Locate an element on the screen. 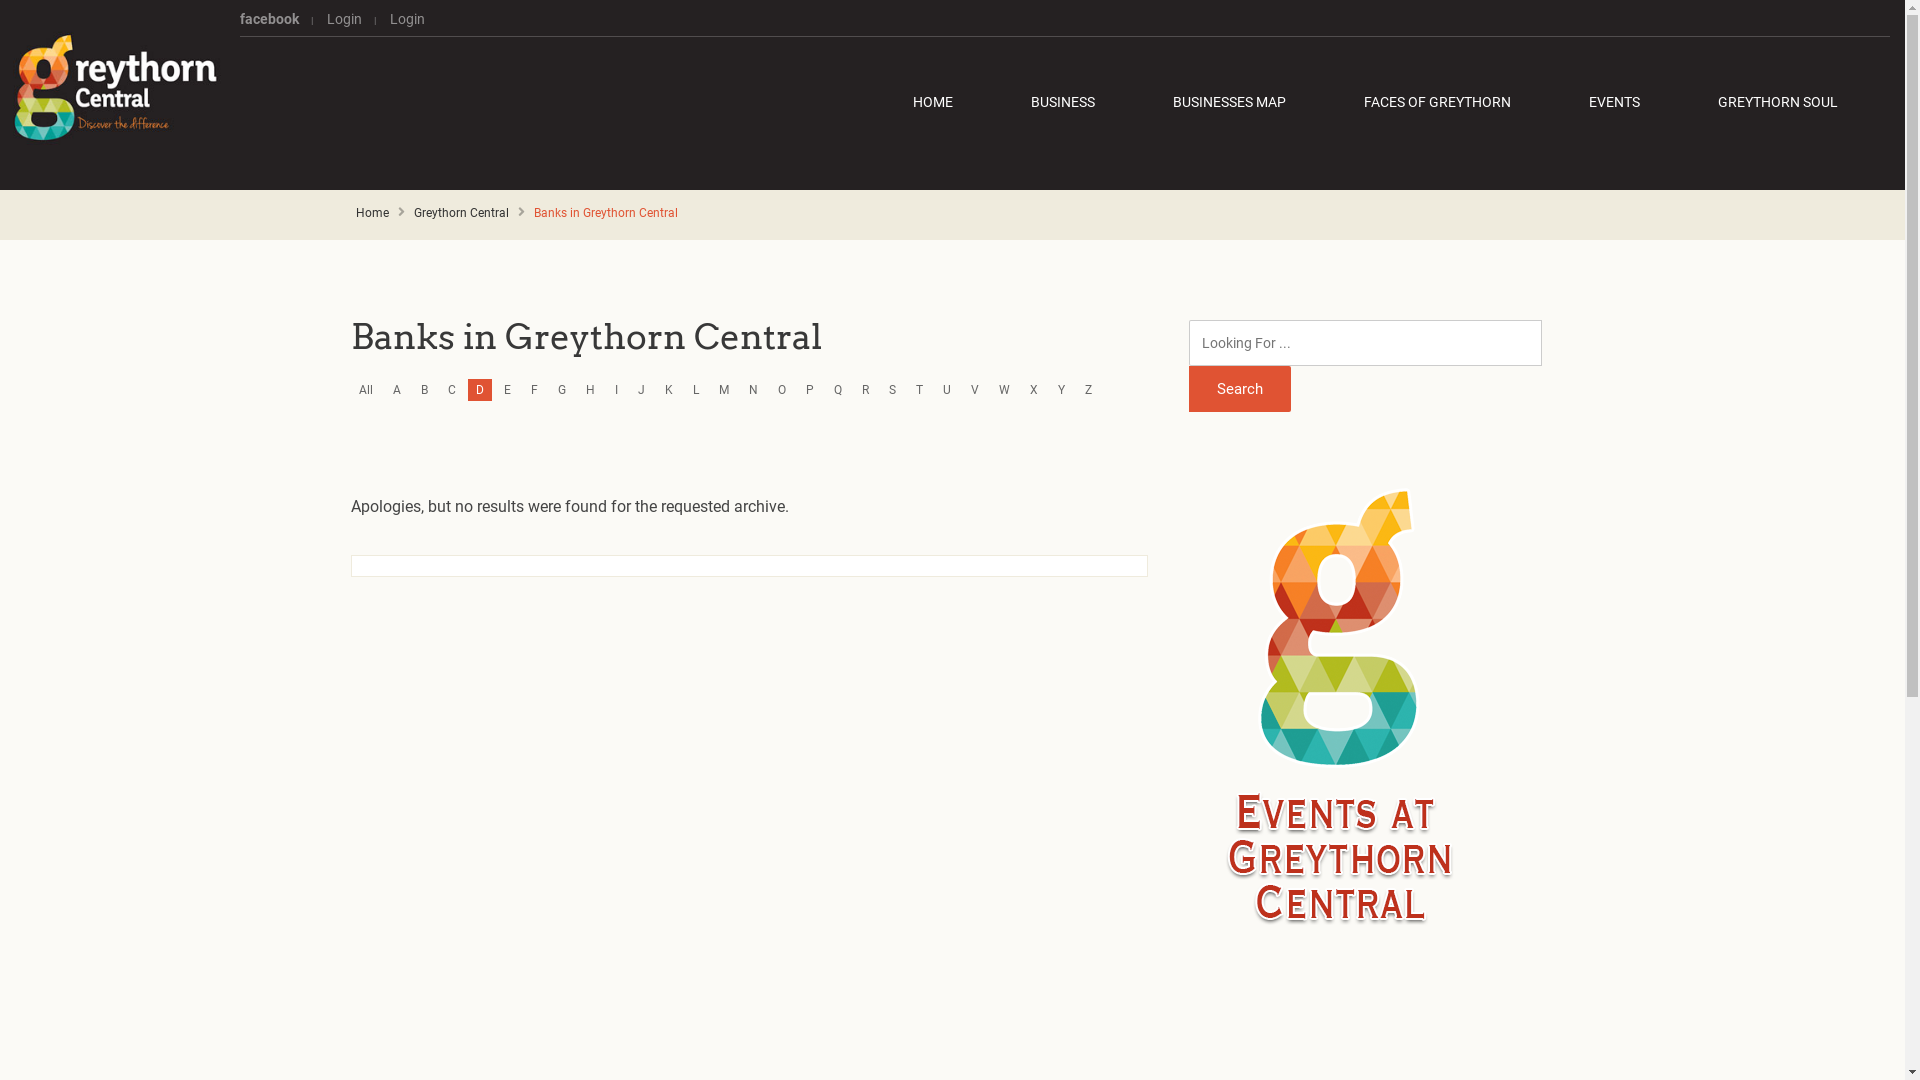 This screenshot has height=1080, width=1920. 'T' is located at coordinates (918, 389).